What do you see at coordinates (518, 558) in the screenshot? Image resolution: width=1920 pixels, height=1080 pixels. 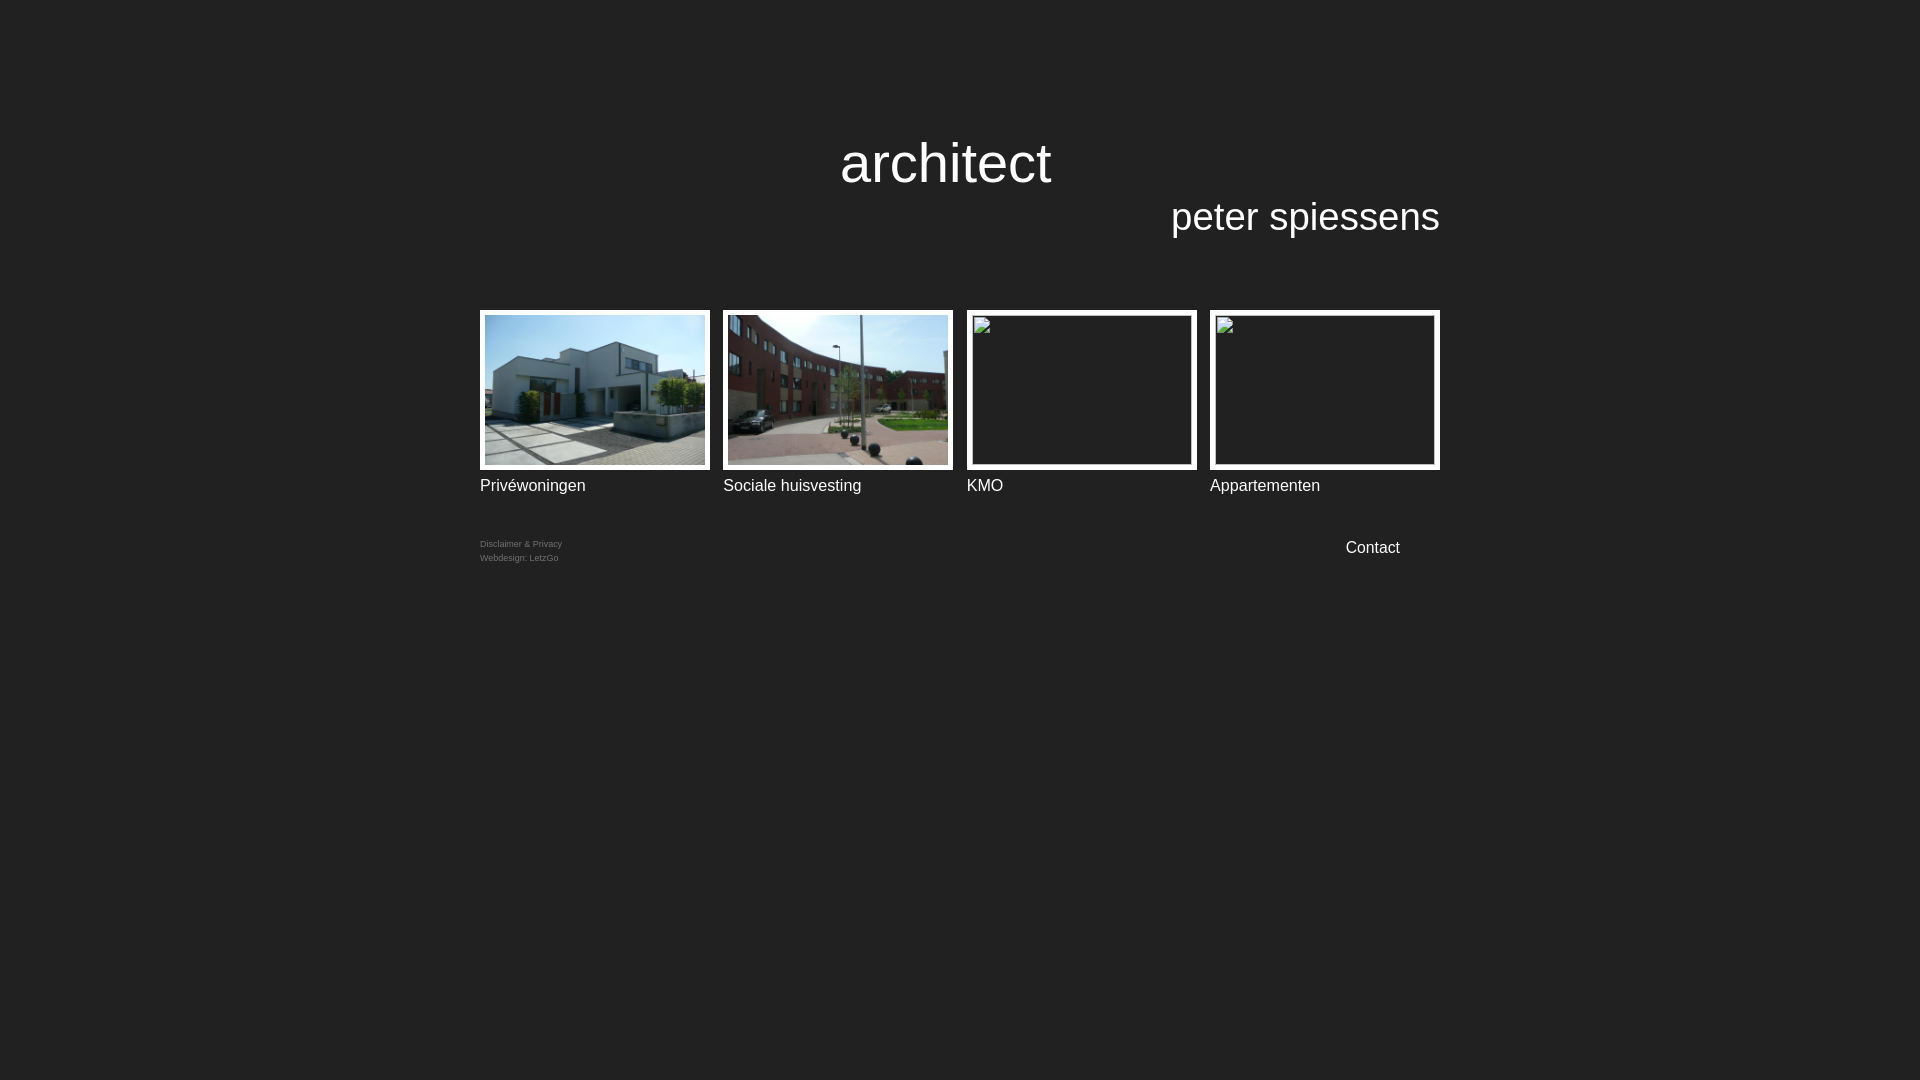 I see `'Webdesign: LetzGo'` at bounding box center [518, 558].